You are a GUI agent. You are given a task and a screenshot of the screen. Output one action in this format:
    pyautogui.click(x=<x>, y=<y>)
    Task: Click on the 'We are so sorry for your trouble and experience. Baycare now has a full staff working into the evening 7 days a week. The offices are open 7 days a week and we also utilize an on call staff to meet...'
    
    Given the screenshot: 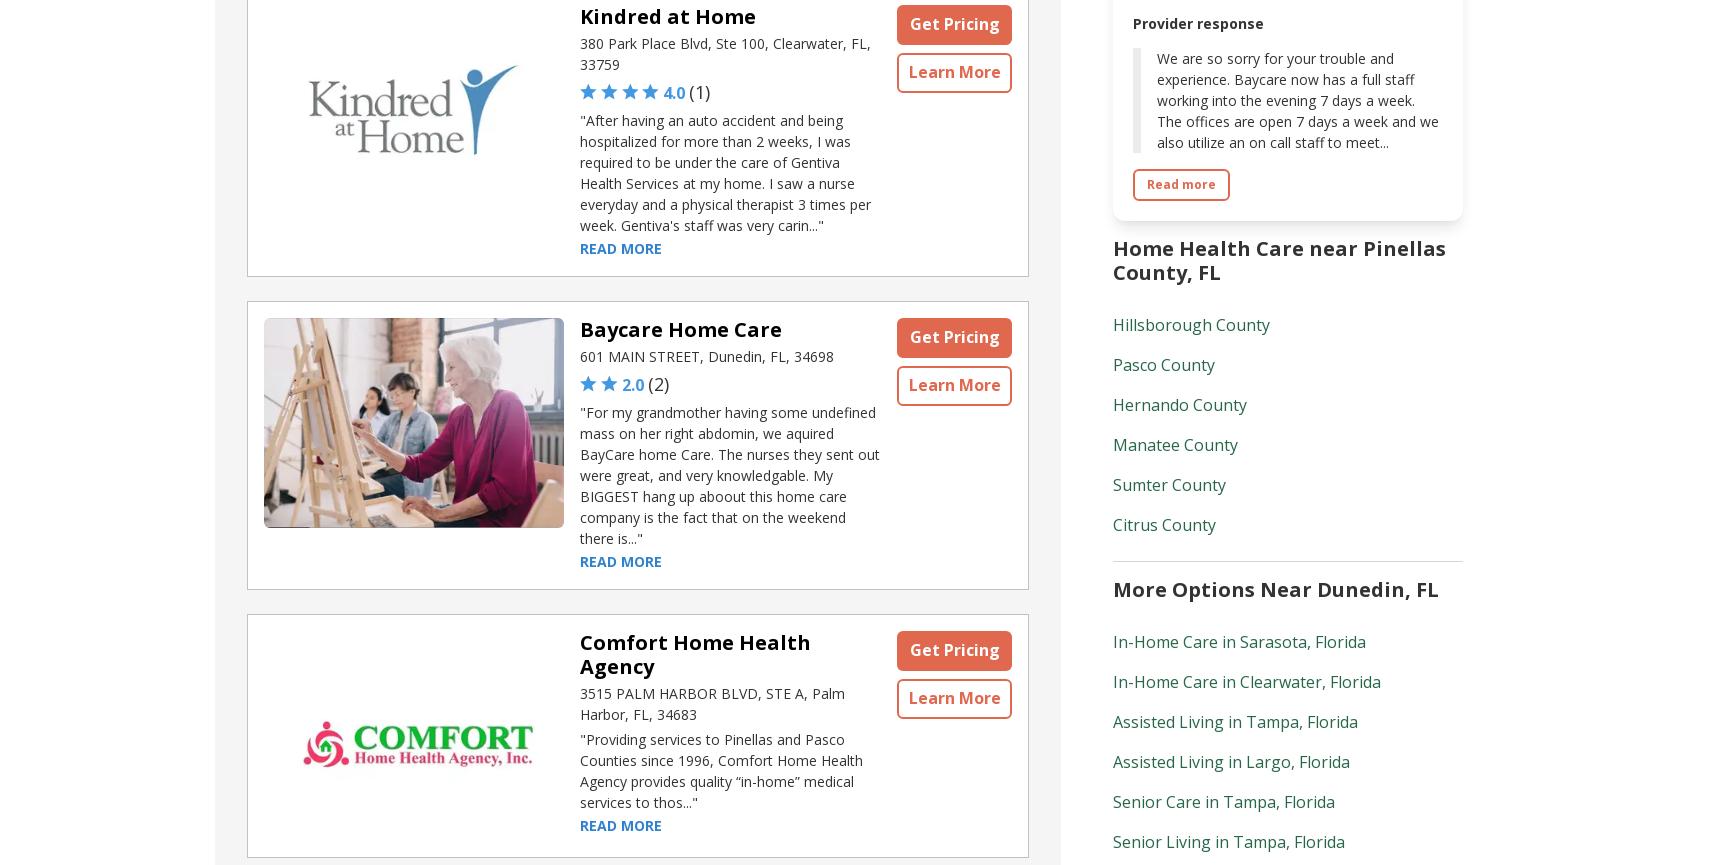 What is the action you would take?
    pyautogui.click(x=1297, y=100)
    